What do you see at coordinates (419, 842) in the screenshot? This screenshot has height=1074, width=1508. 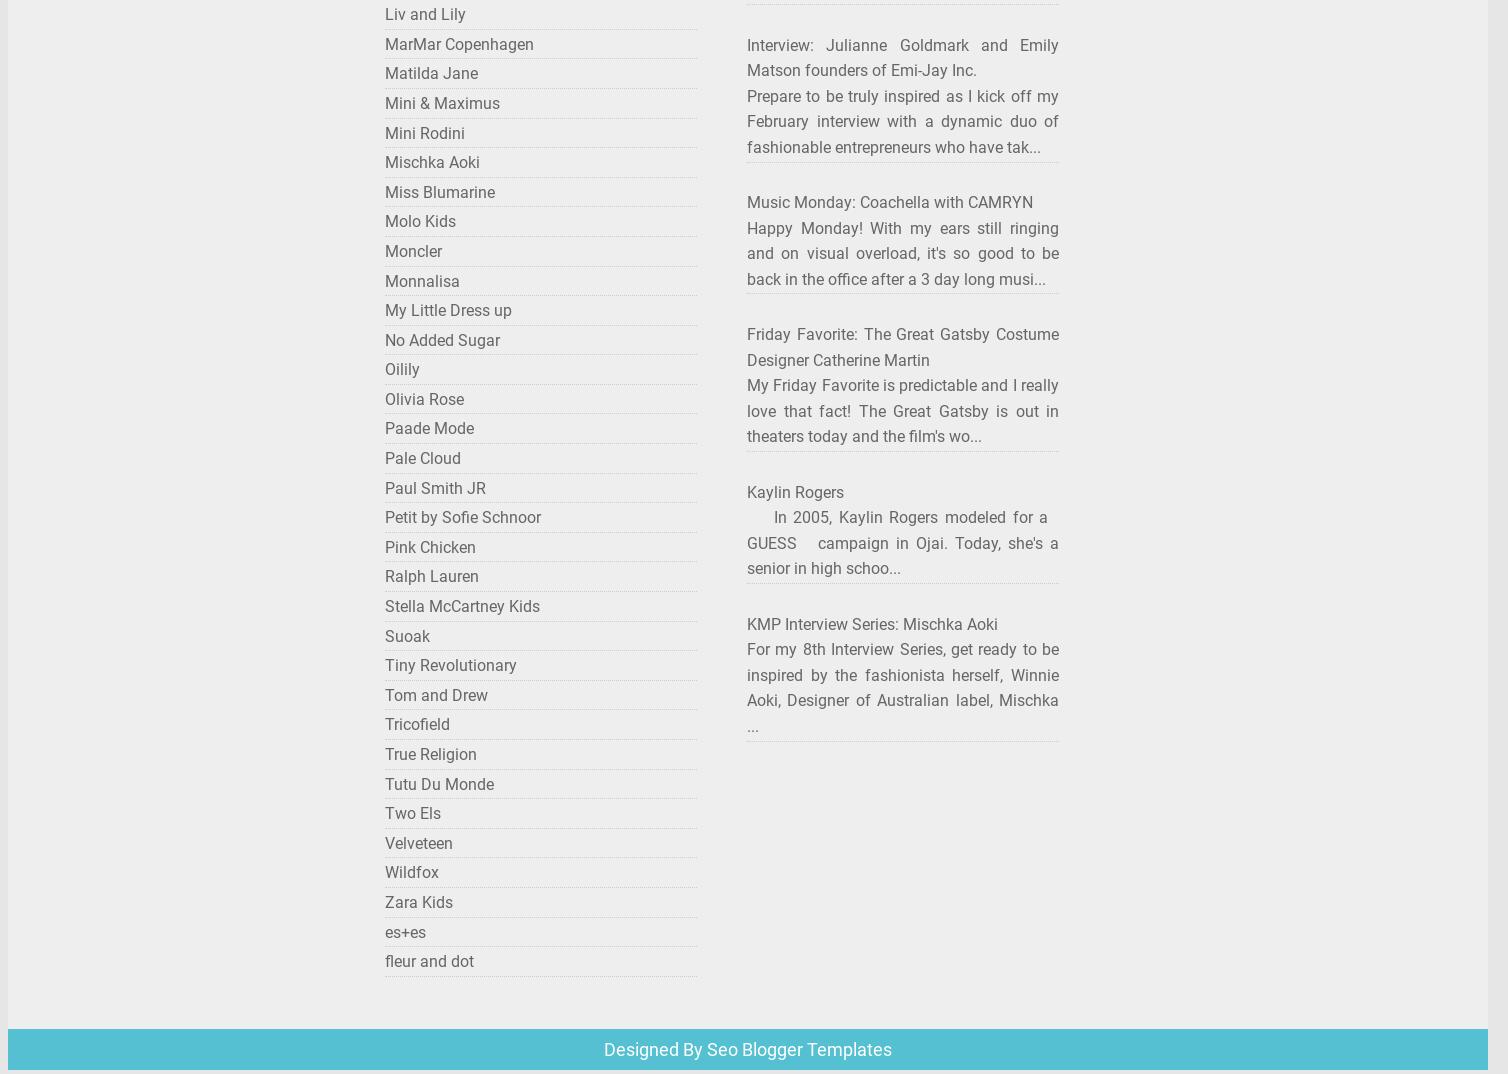 I see `'Velveteen'` at bounding box center [419, 842].